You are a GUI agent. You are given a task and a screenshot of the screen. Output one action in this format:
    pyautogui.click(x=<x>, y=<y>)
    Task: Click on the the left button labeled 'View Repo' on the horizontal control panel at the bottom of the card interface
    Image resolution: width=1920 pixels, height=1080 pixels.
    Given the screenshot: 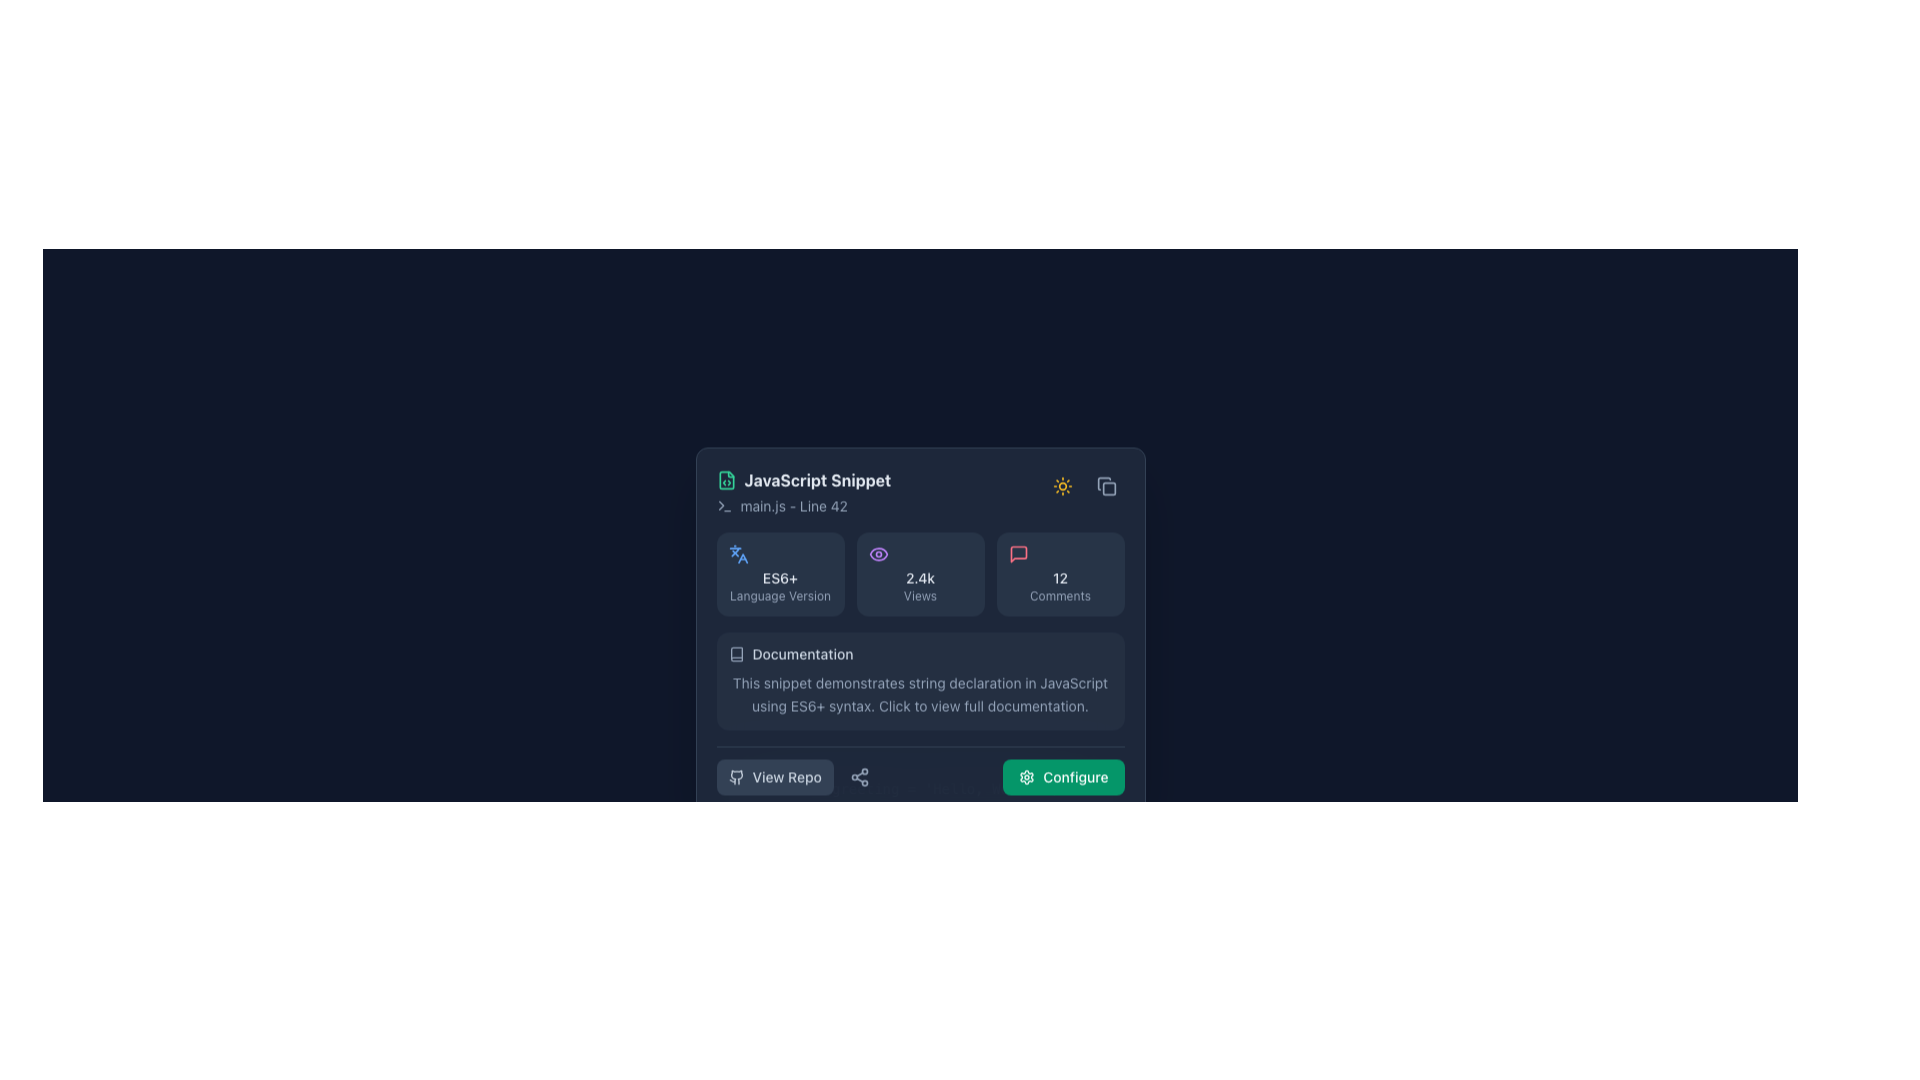 What is the action you would take?
    pyautogui.click(x=919, y=769)
    